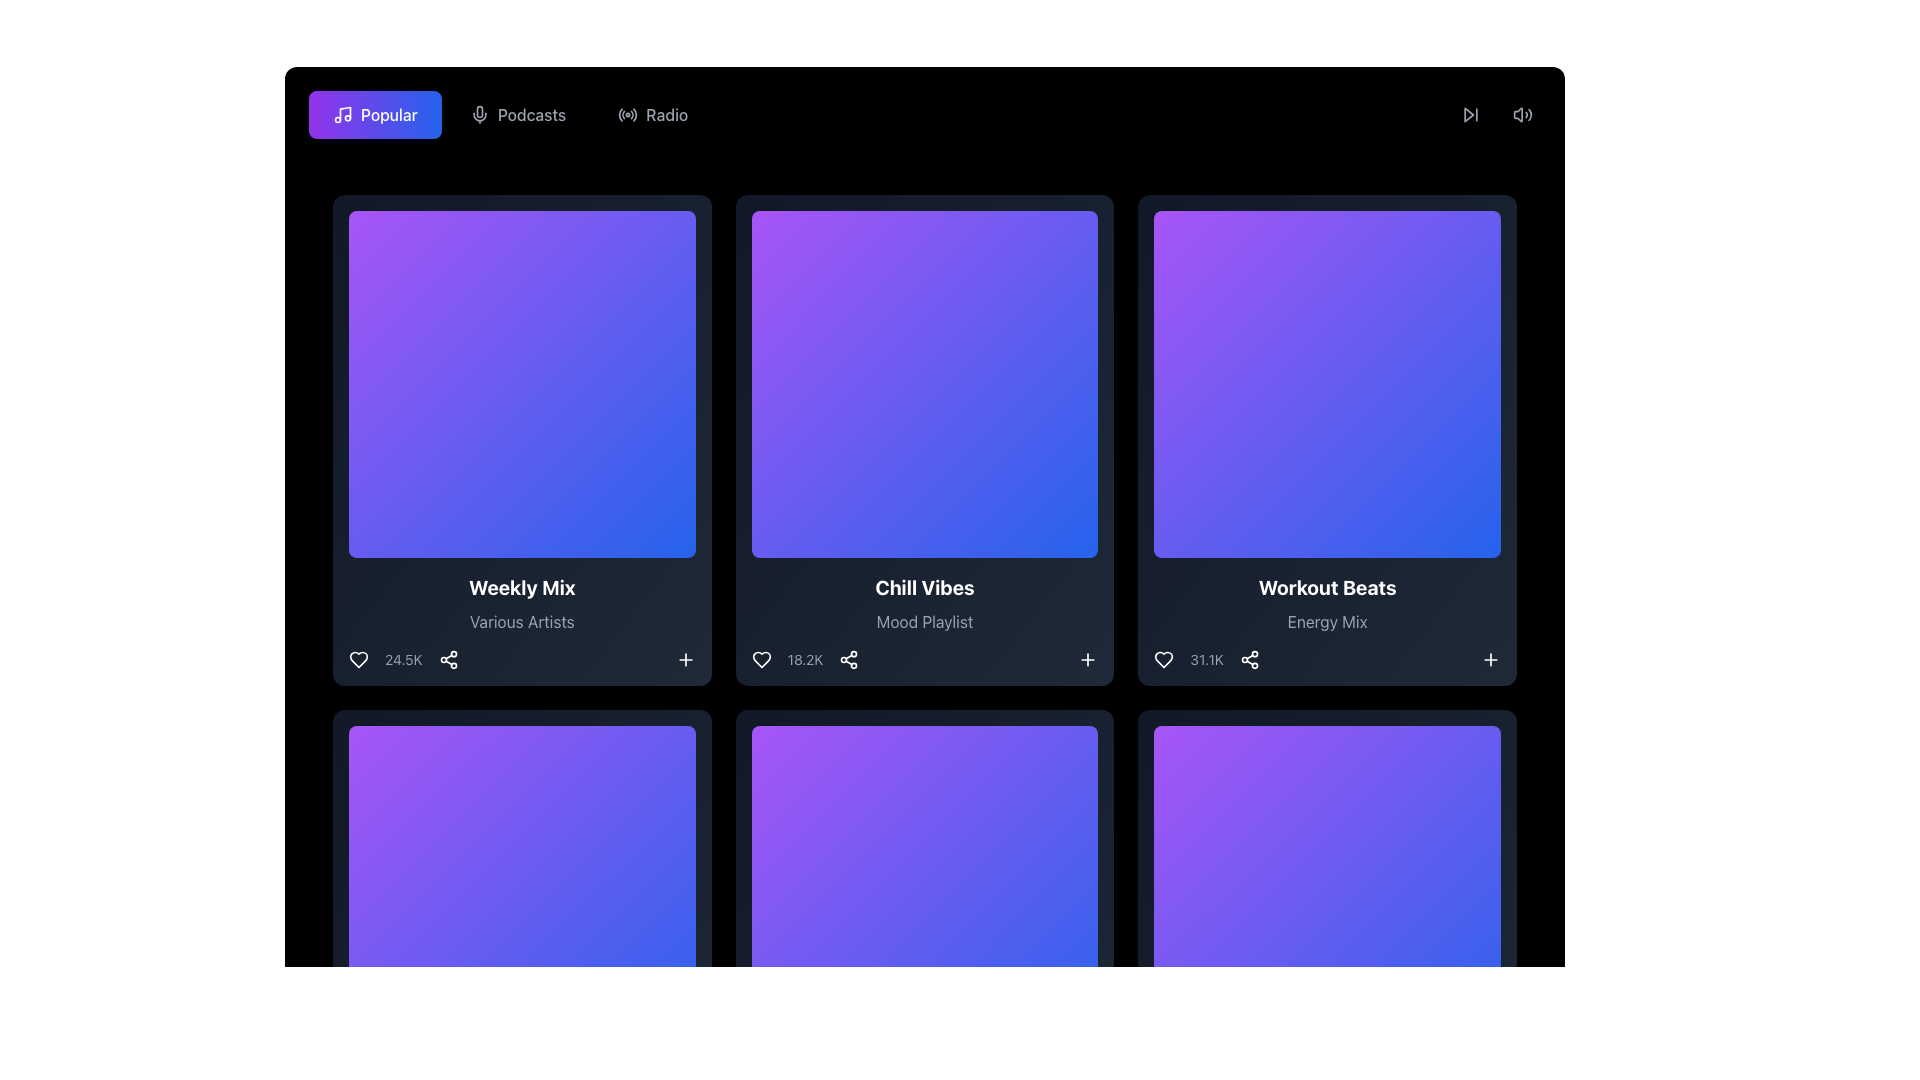 The height and width of the screenshot is (1080, 1920). Describe the element at coordinates (359, 659) in the screenshot. I see `the heart icon located in the lower-left corner of the first card in the grid layout to like or unlike the associated content` at that location.